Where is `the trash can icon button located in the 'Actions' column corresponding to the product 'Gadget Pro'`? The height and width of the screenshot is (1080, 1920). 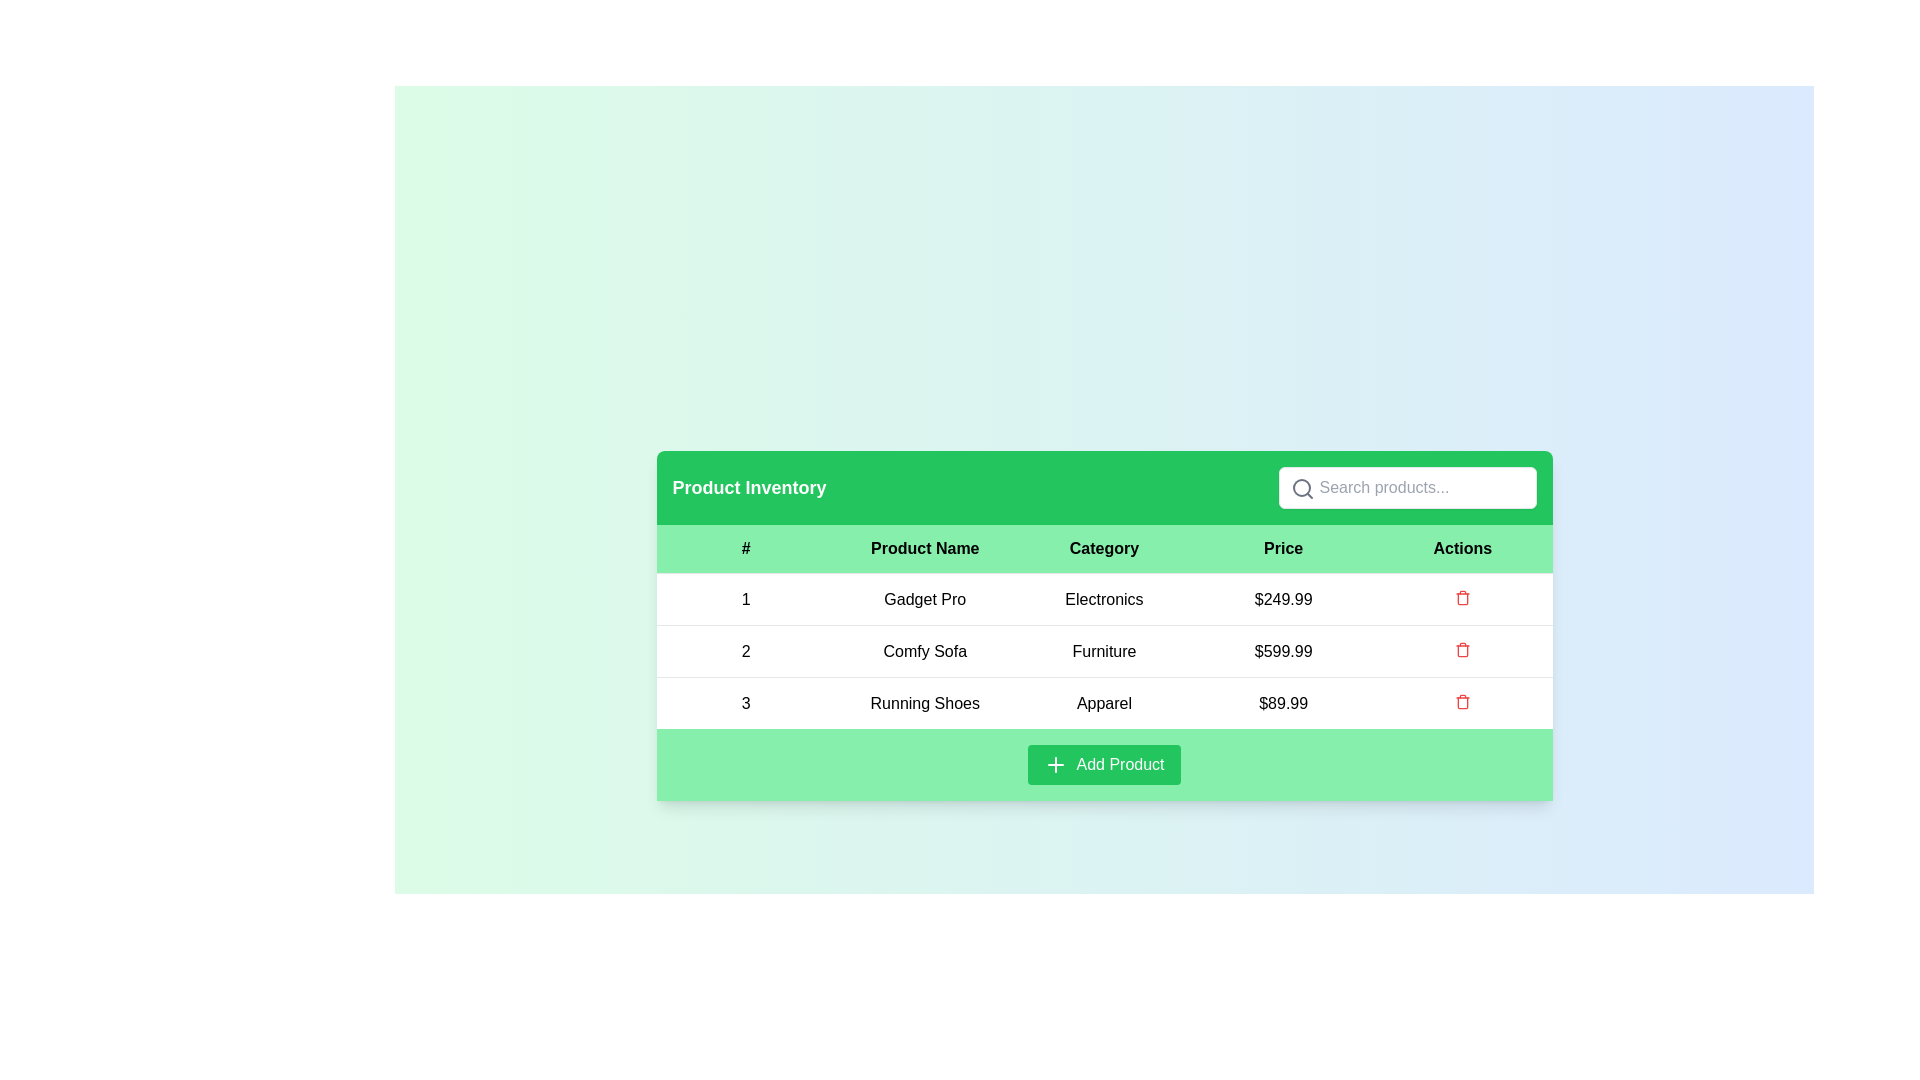 the trash can icon button located in the 'Actions' column corresponding to the product 'Gadget Pro' is located at coordinates (1462, 596).